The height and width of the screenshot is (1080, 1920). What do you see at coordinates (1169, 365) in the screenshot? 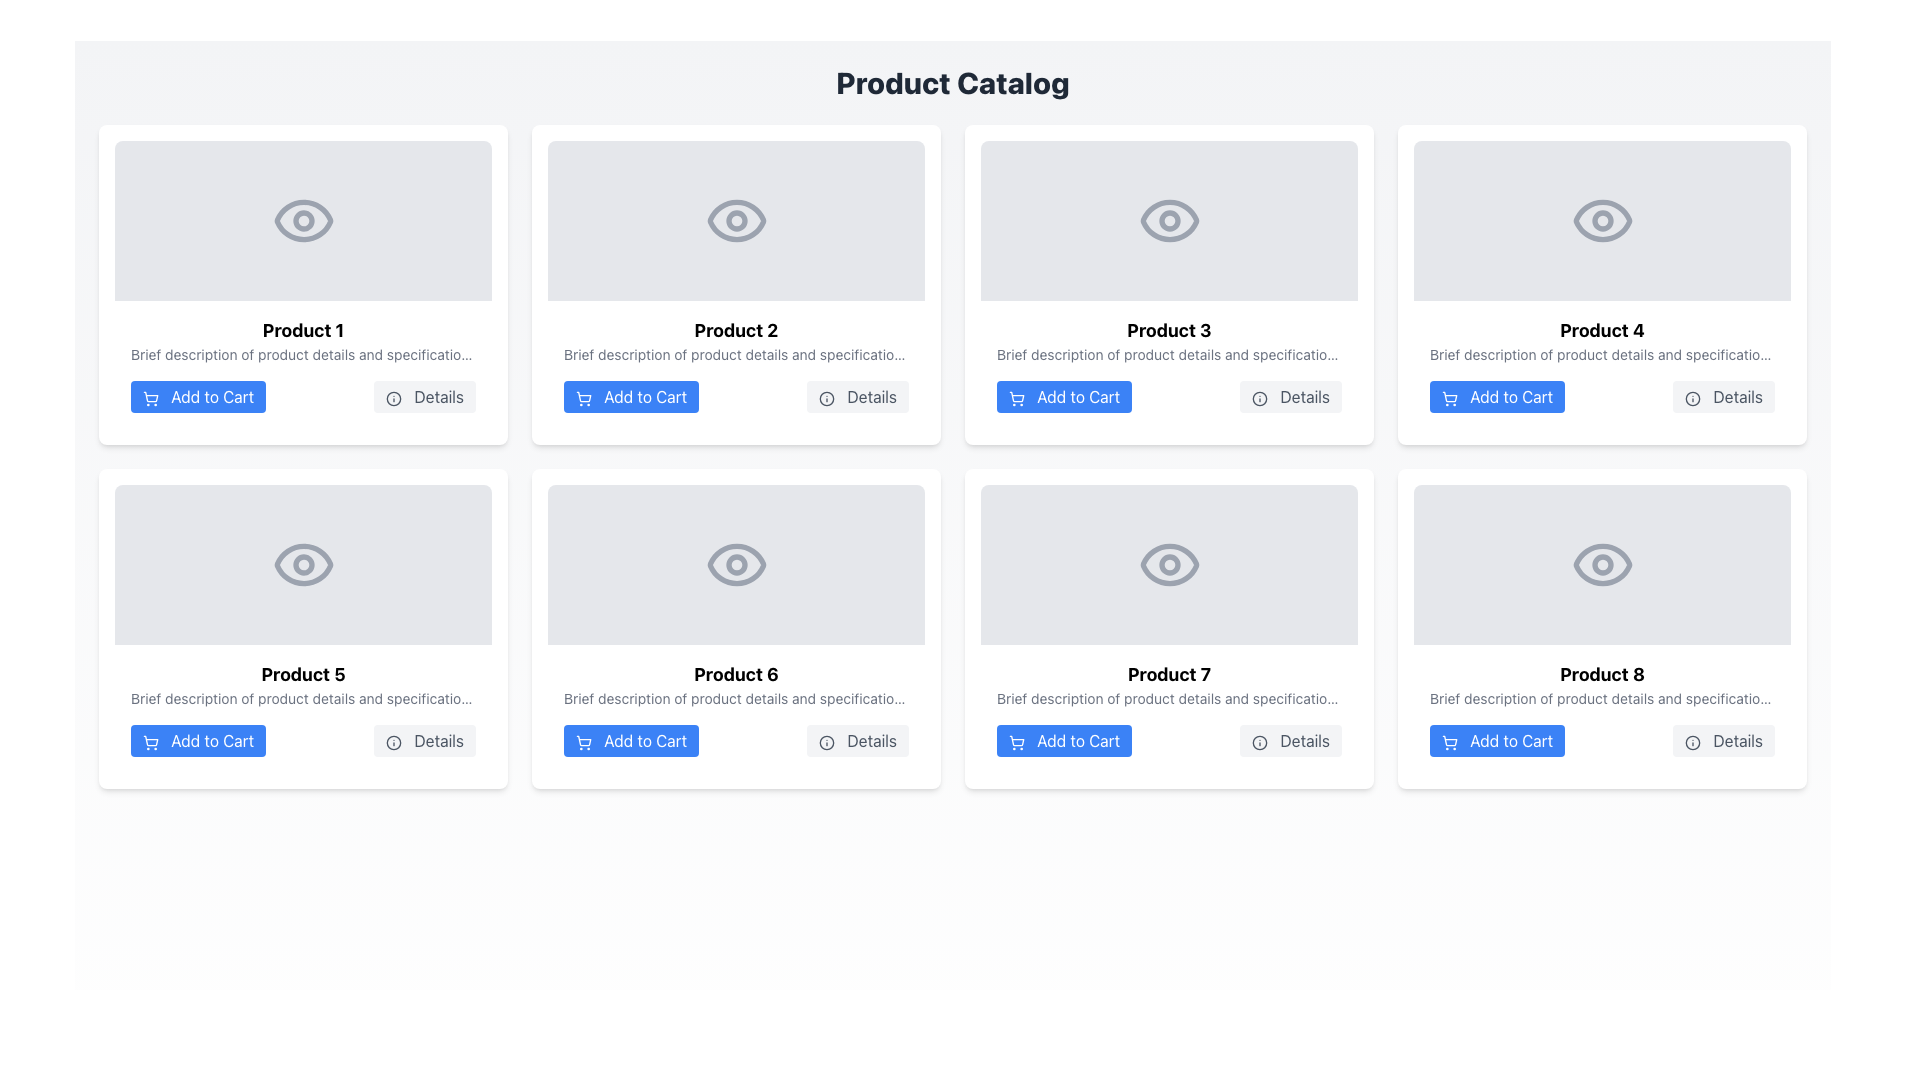
I see `the 'Add to Cart' button located at the bottom of the 'Product 3' card` at bounding box center [1169, 365].